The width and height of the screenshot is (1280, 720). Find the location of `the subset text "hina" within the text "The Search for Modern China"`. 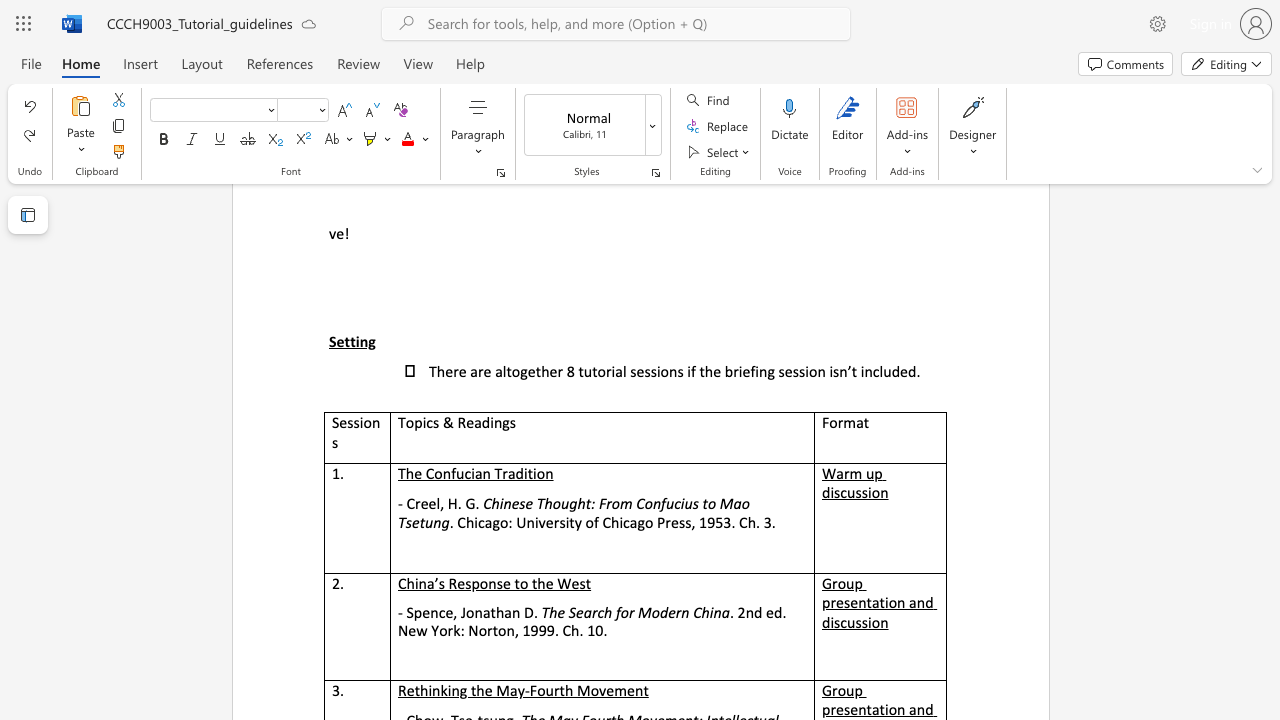

the subset text "hina" within the text "The Search for Modern China" is located at coordinates (701, 611).